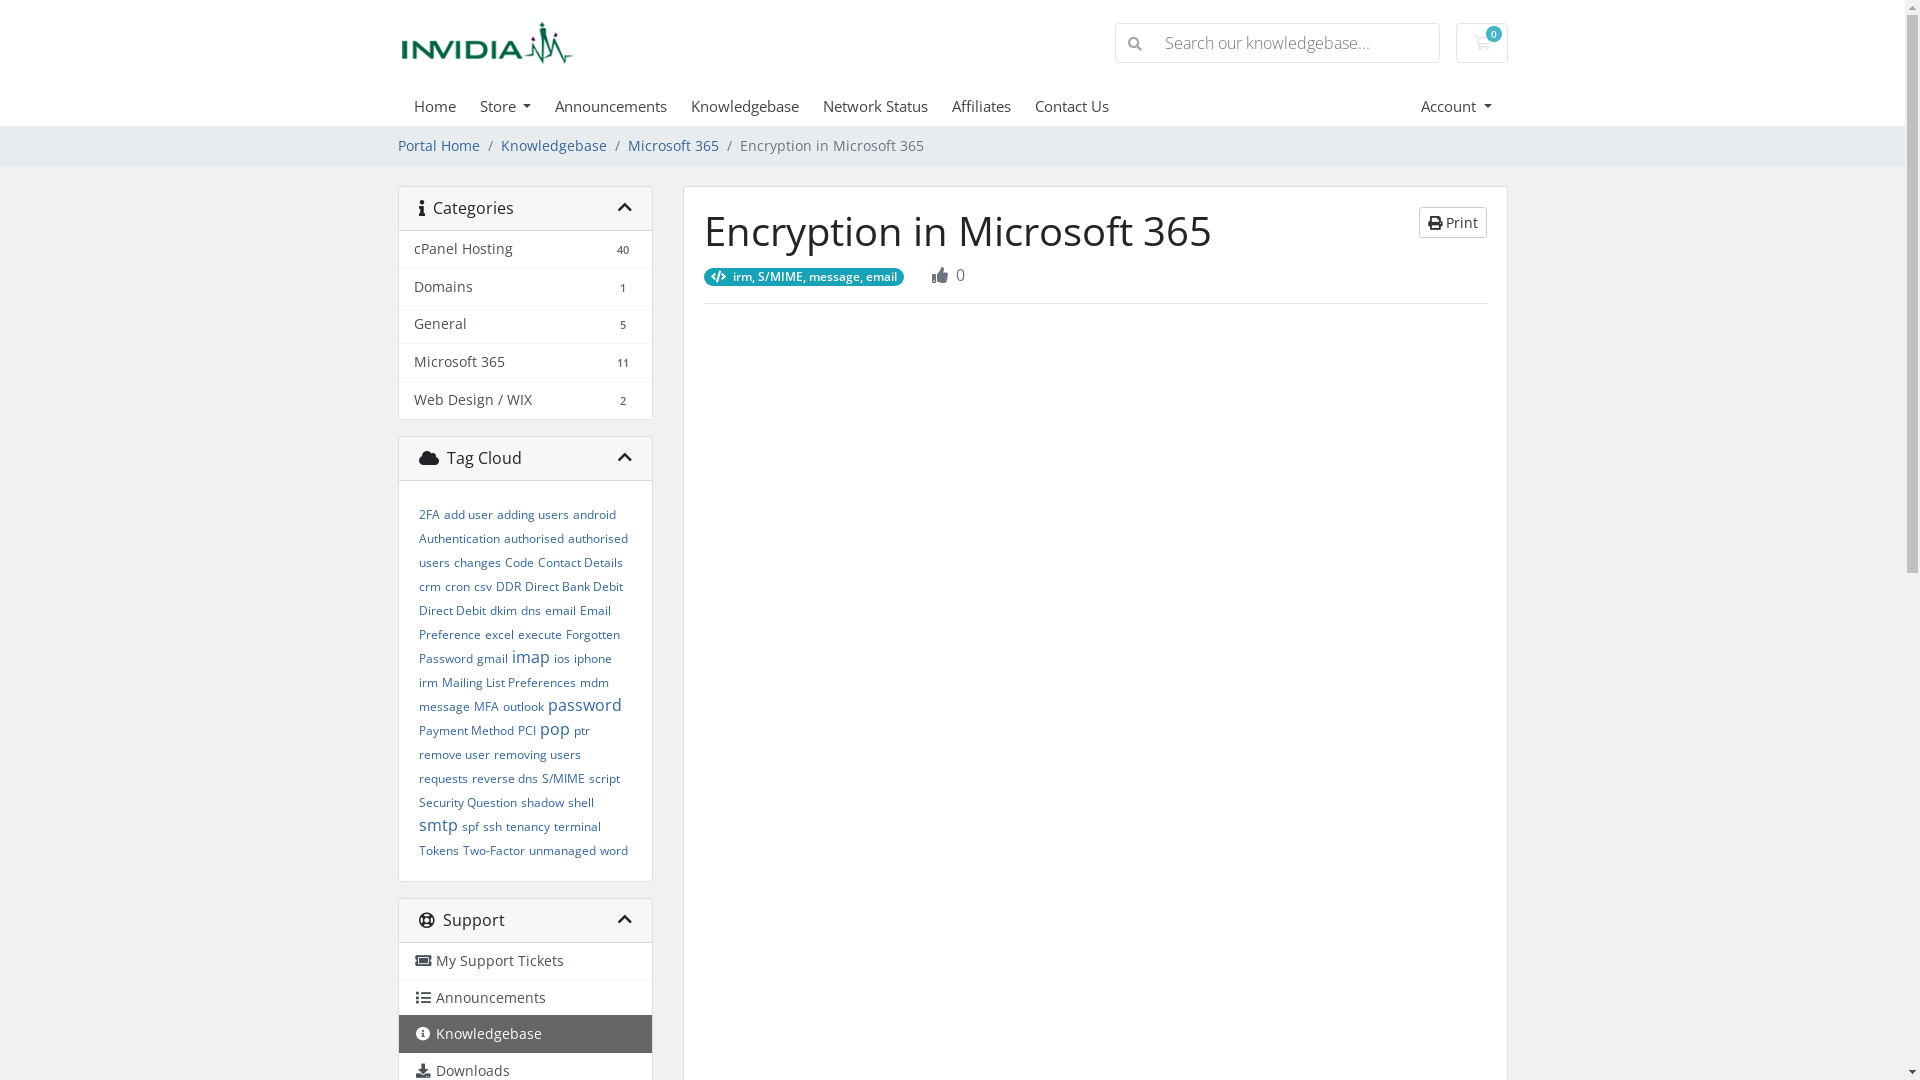 The height and width of the screenshot is (1080, 1920). I want to click on 'PCI', so click(527, 730).